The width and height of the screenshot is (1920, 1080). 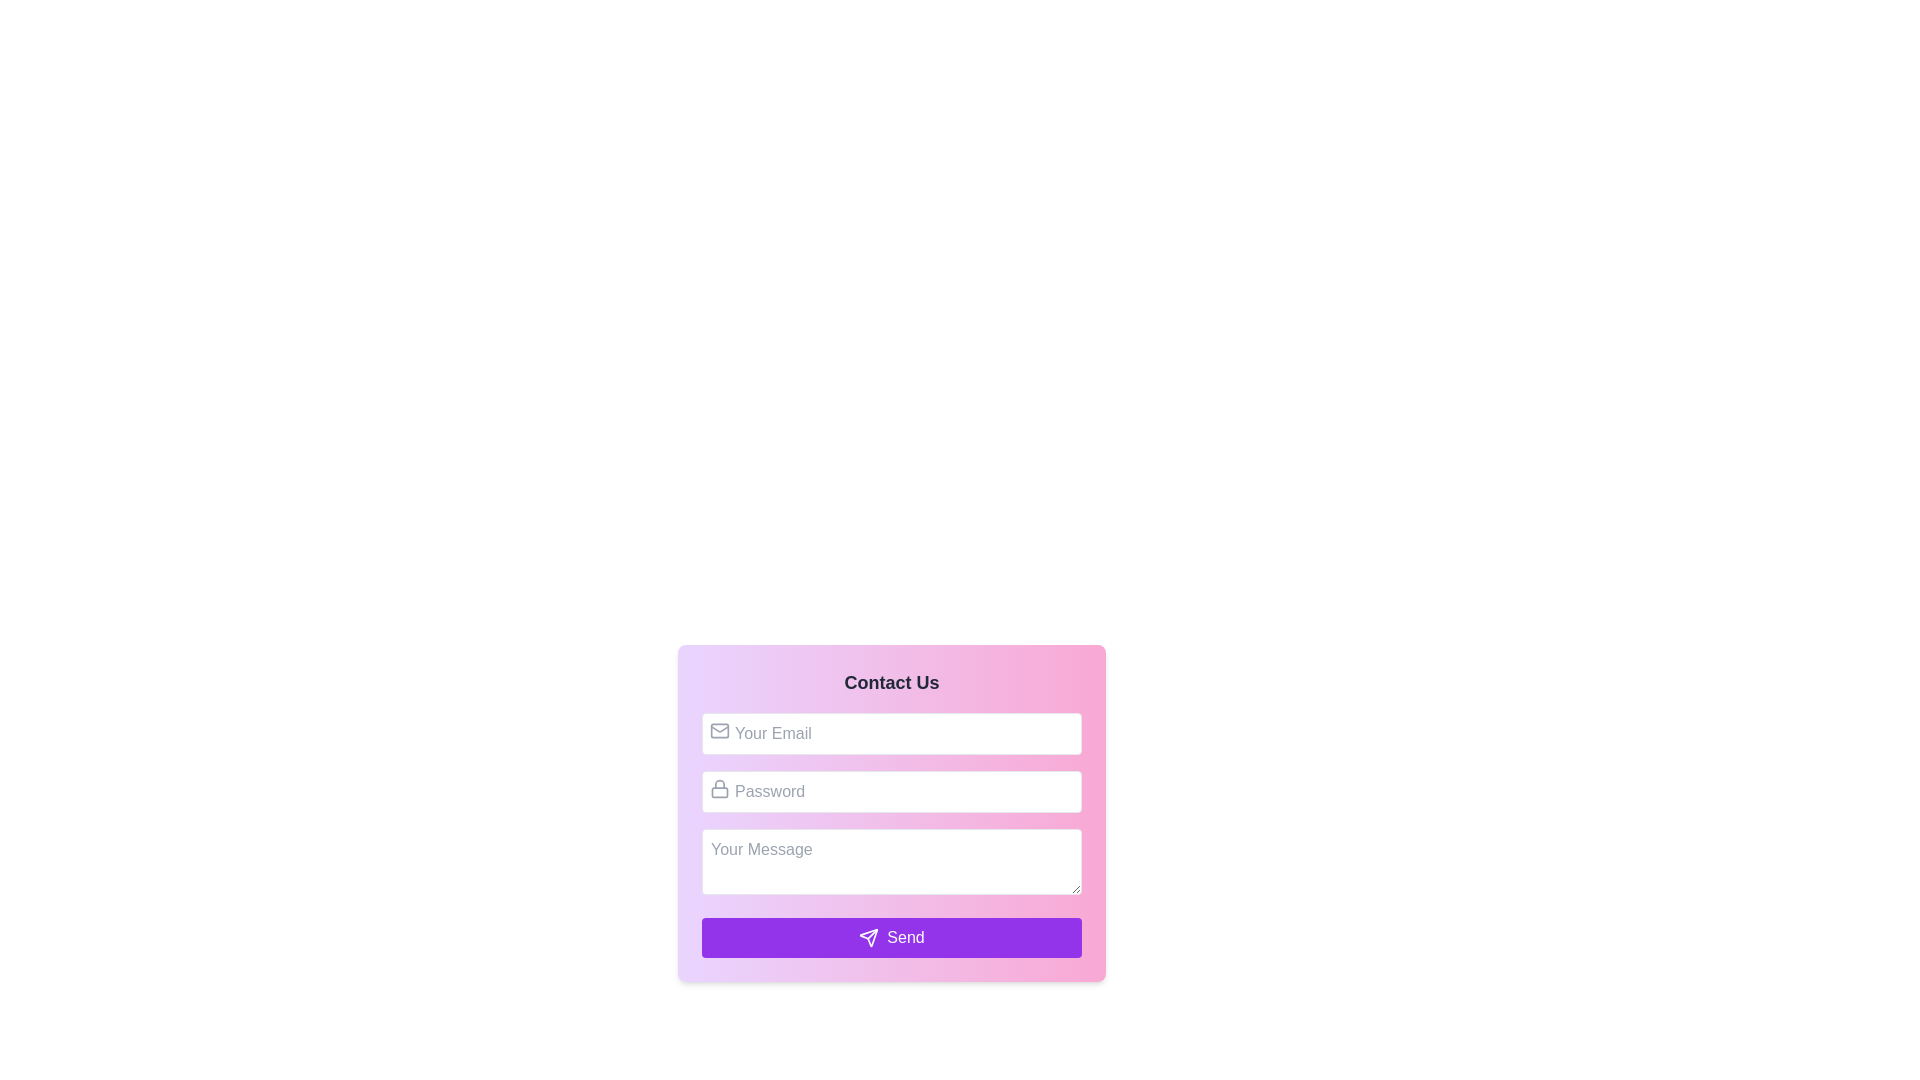 What do you see at coordinates (891, 813) in the screenshot?
I see `into the Password Input Field by clicking on it` at bounding box center [891, 813].